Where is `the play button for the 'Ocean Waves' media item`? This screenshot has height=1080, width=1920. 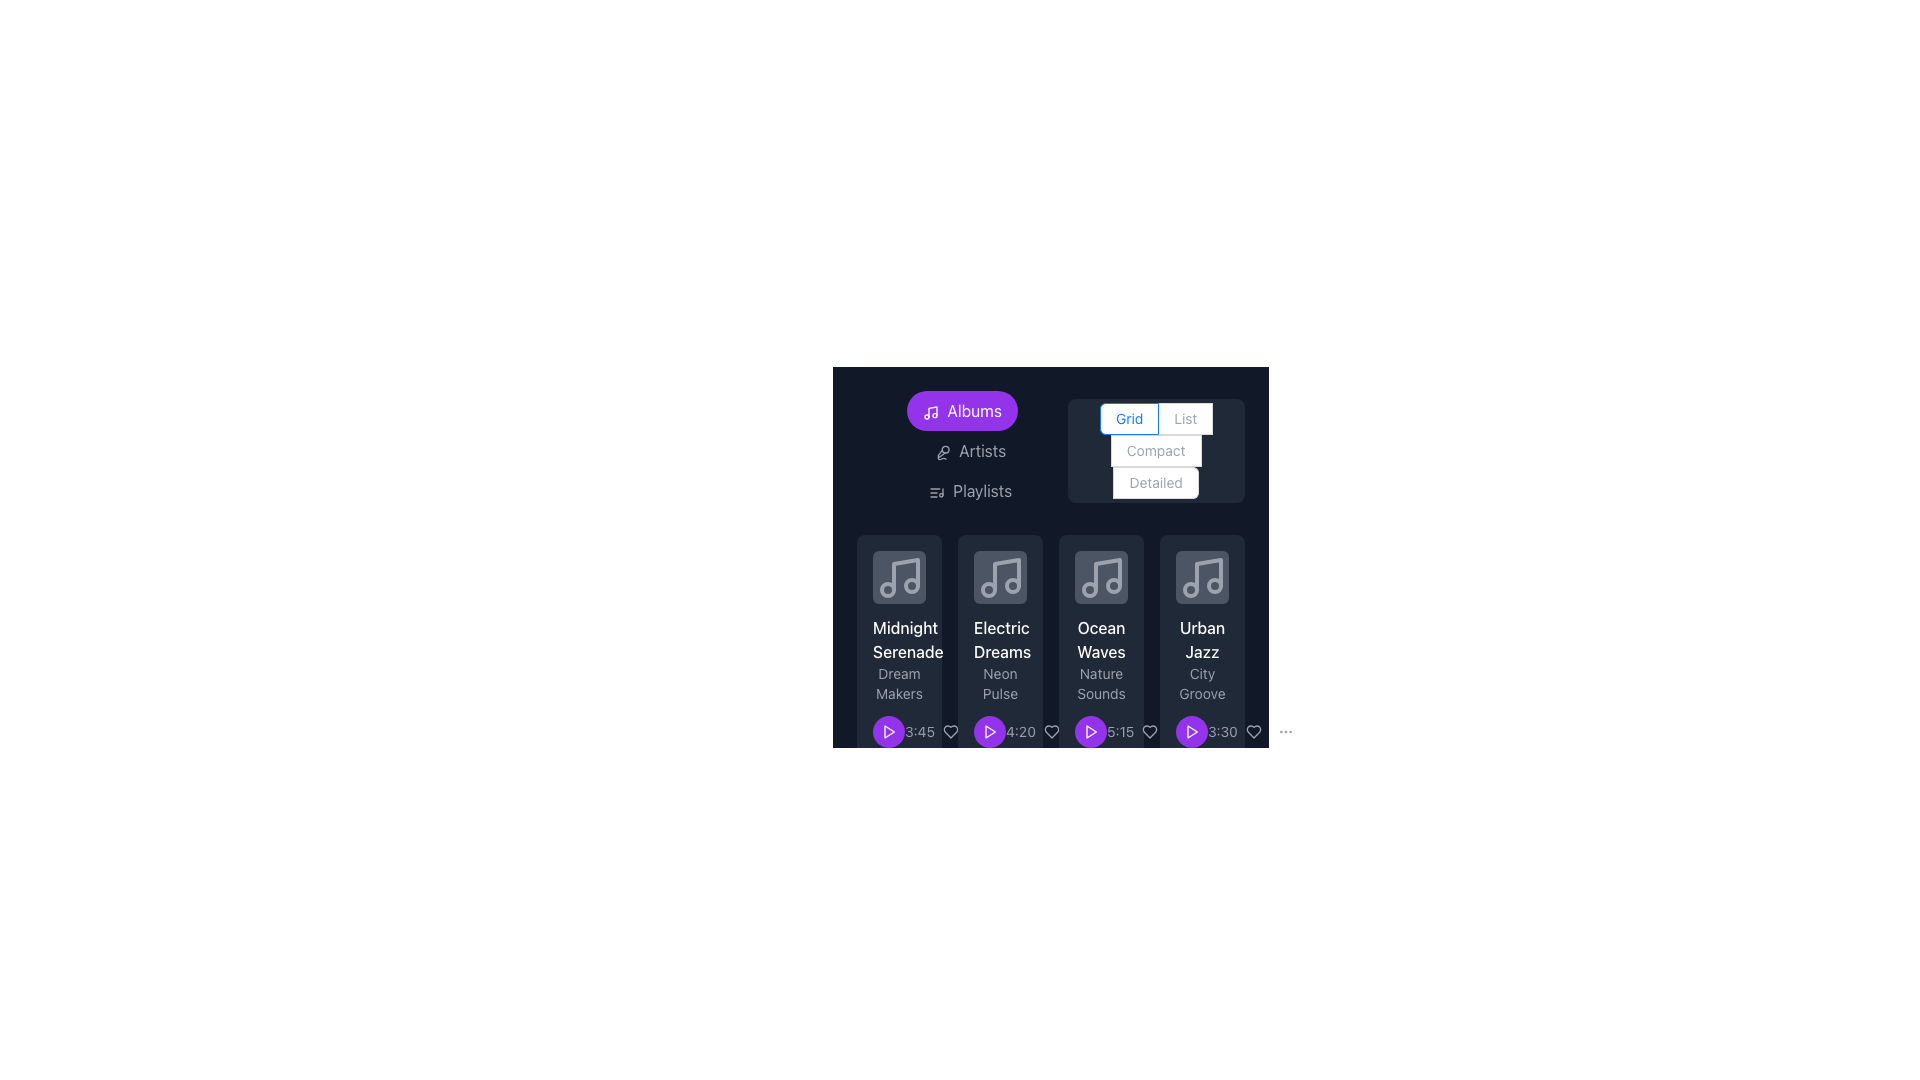 the play button for the 'Ocean Waves' media item is located at coordinates (1089, 732).